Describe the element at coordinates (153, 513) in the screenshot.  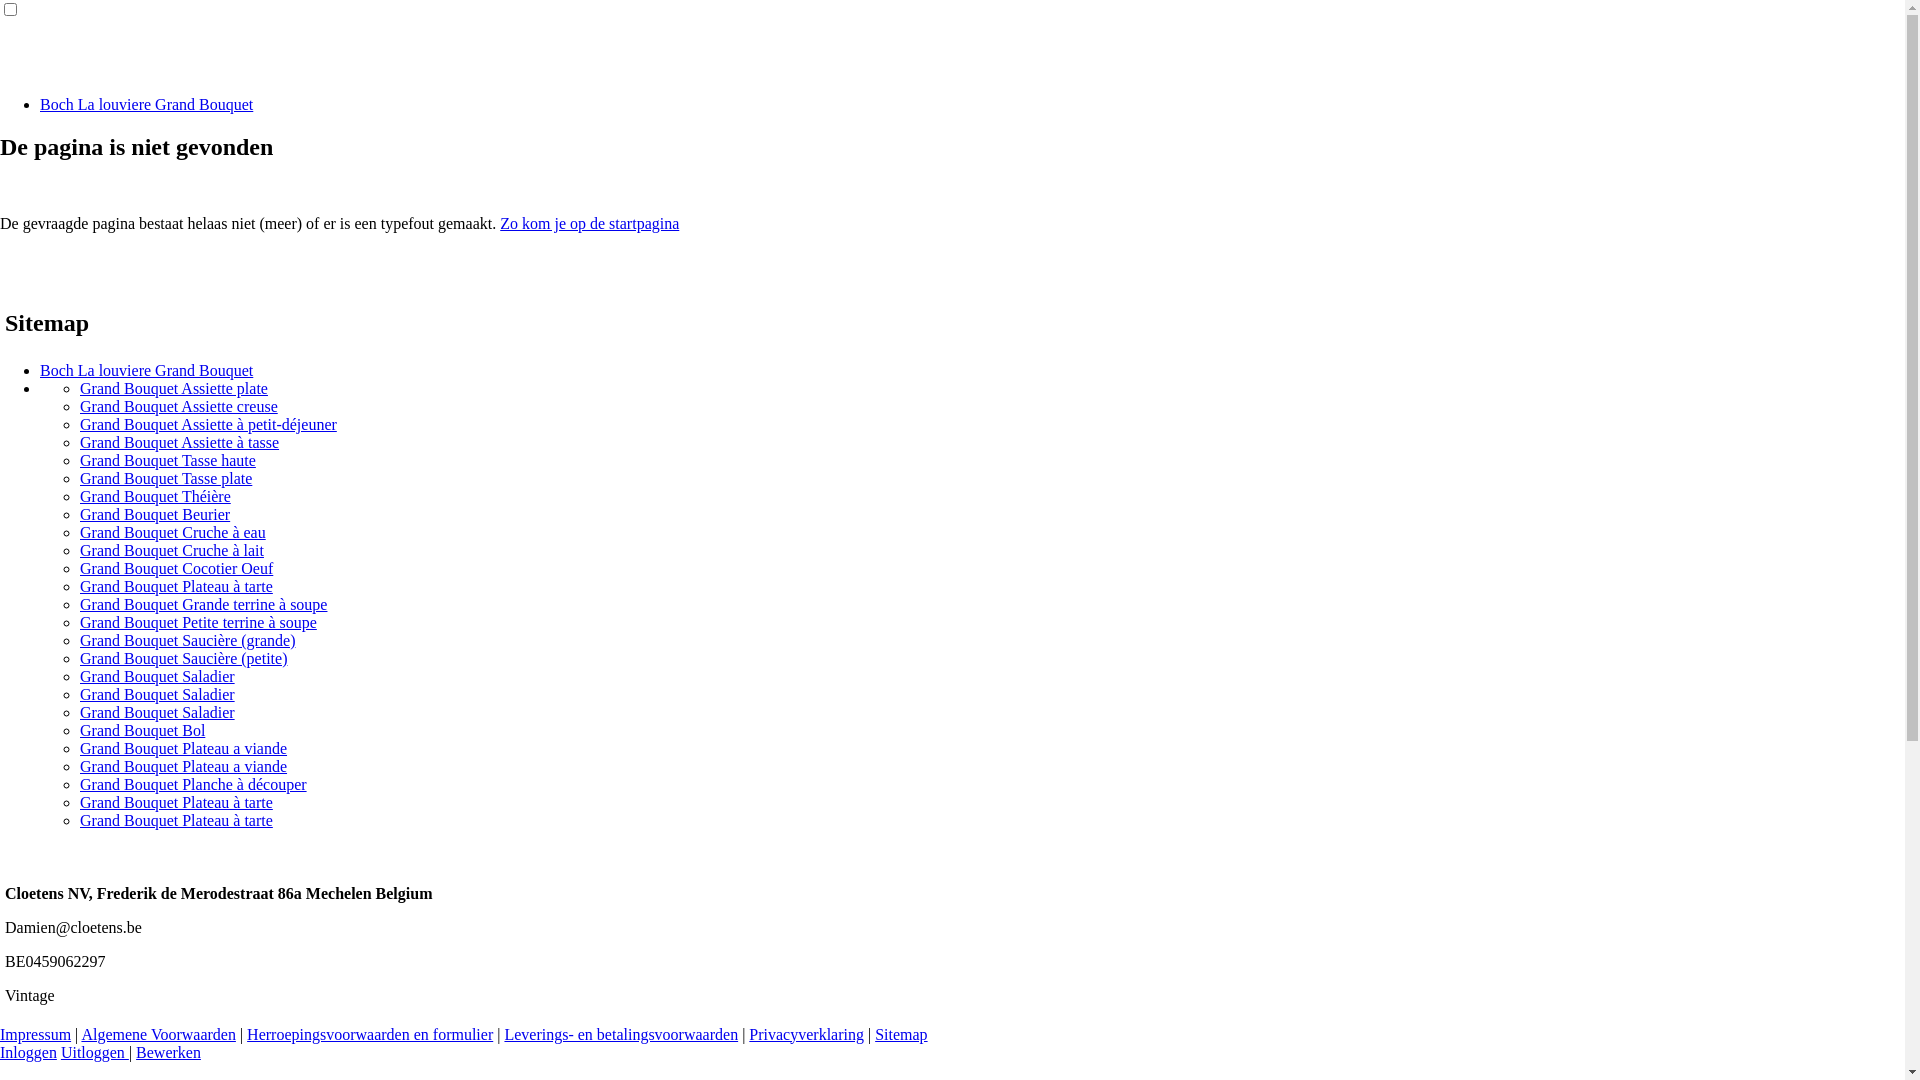
I see `'Grand Bouquet Beurier'` at that location.